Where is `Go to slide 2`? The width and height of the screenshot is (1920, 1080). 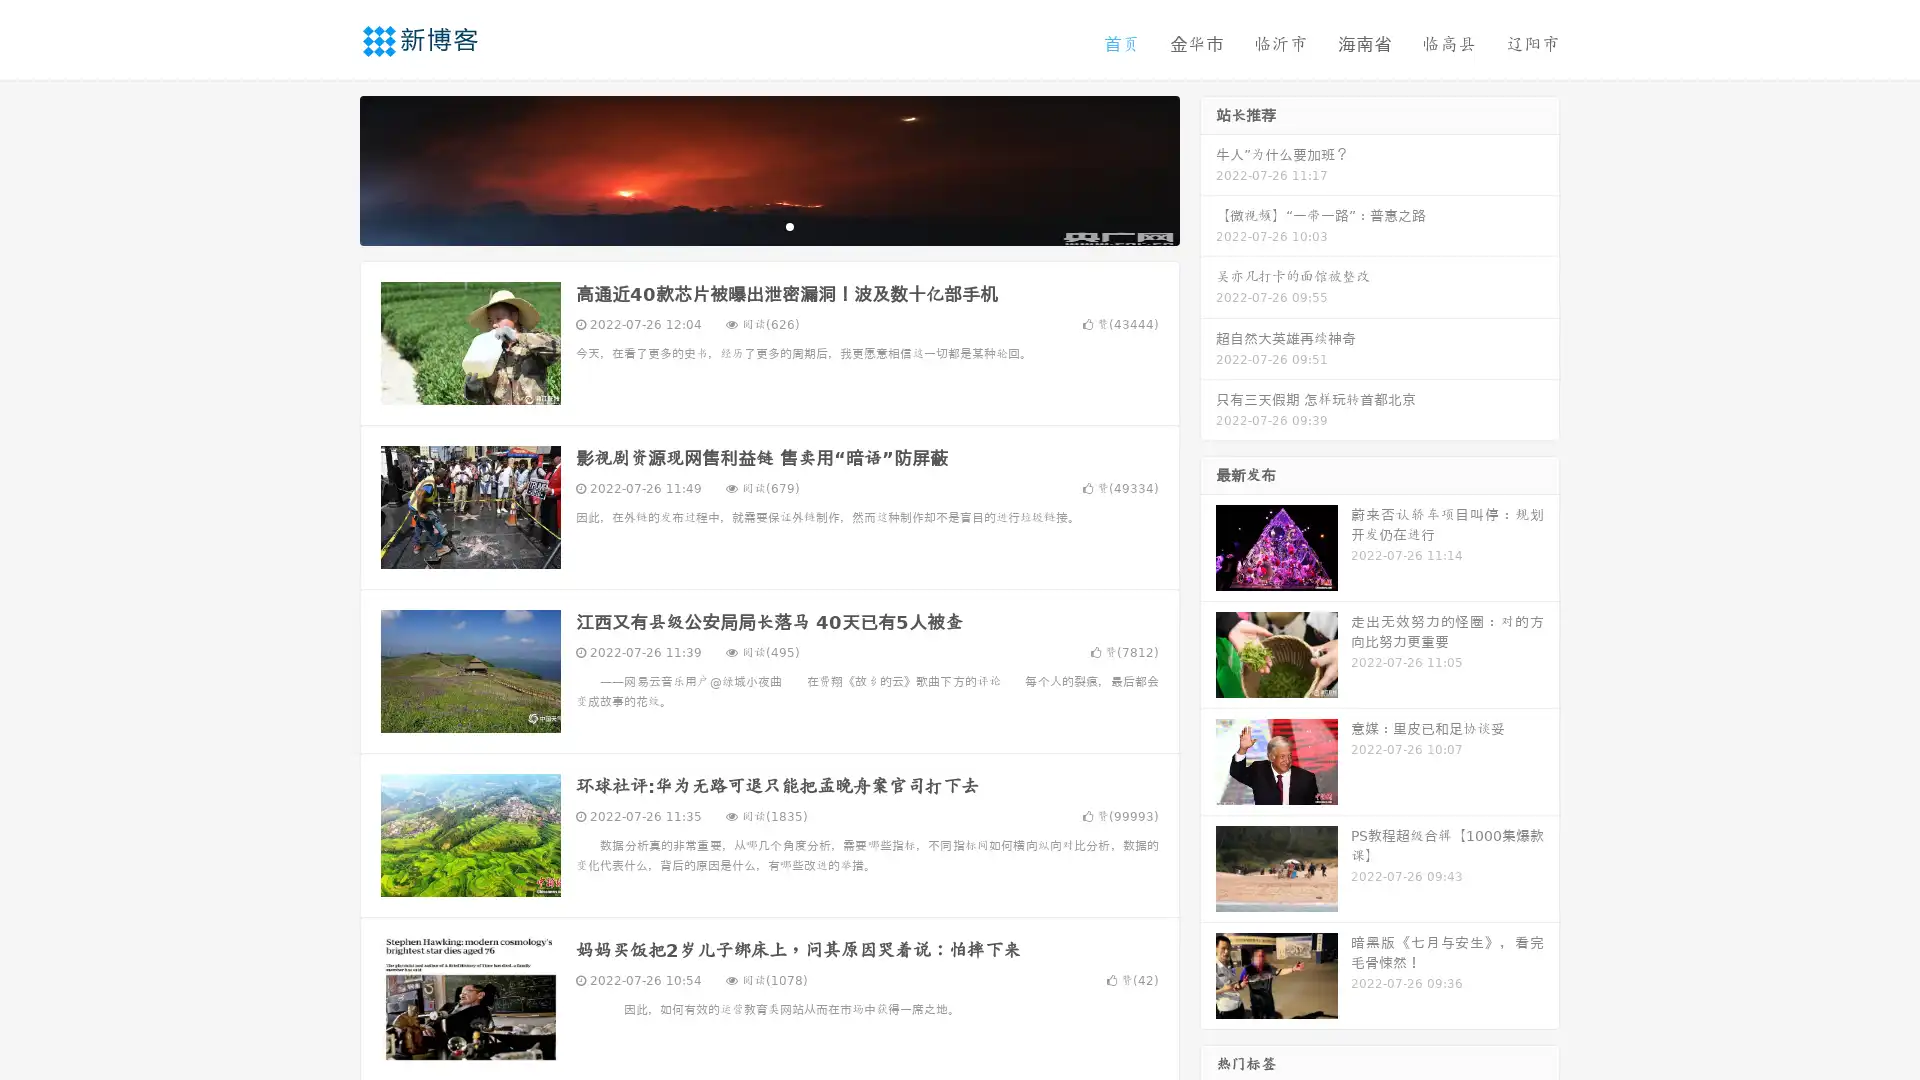
Go to slide 2 is located at coordinates (768, 225).